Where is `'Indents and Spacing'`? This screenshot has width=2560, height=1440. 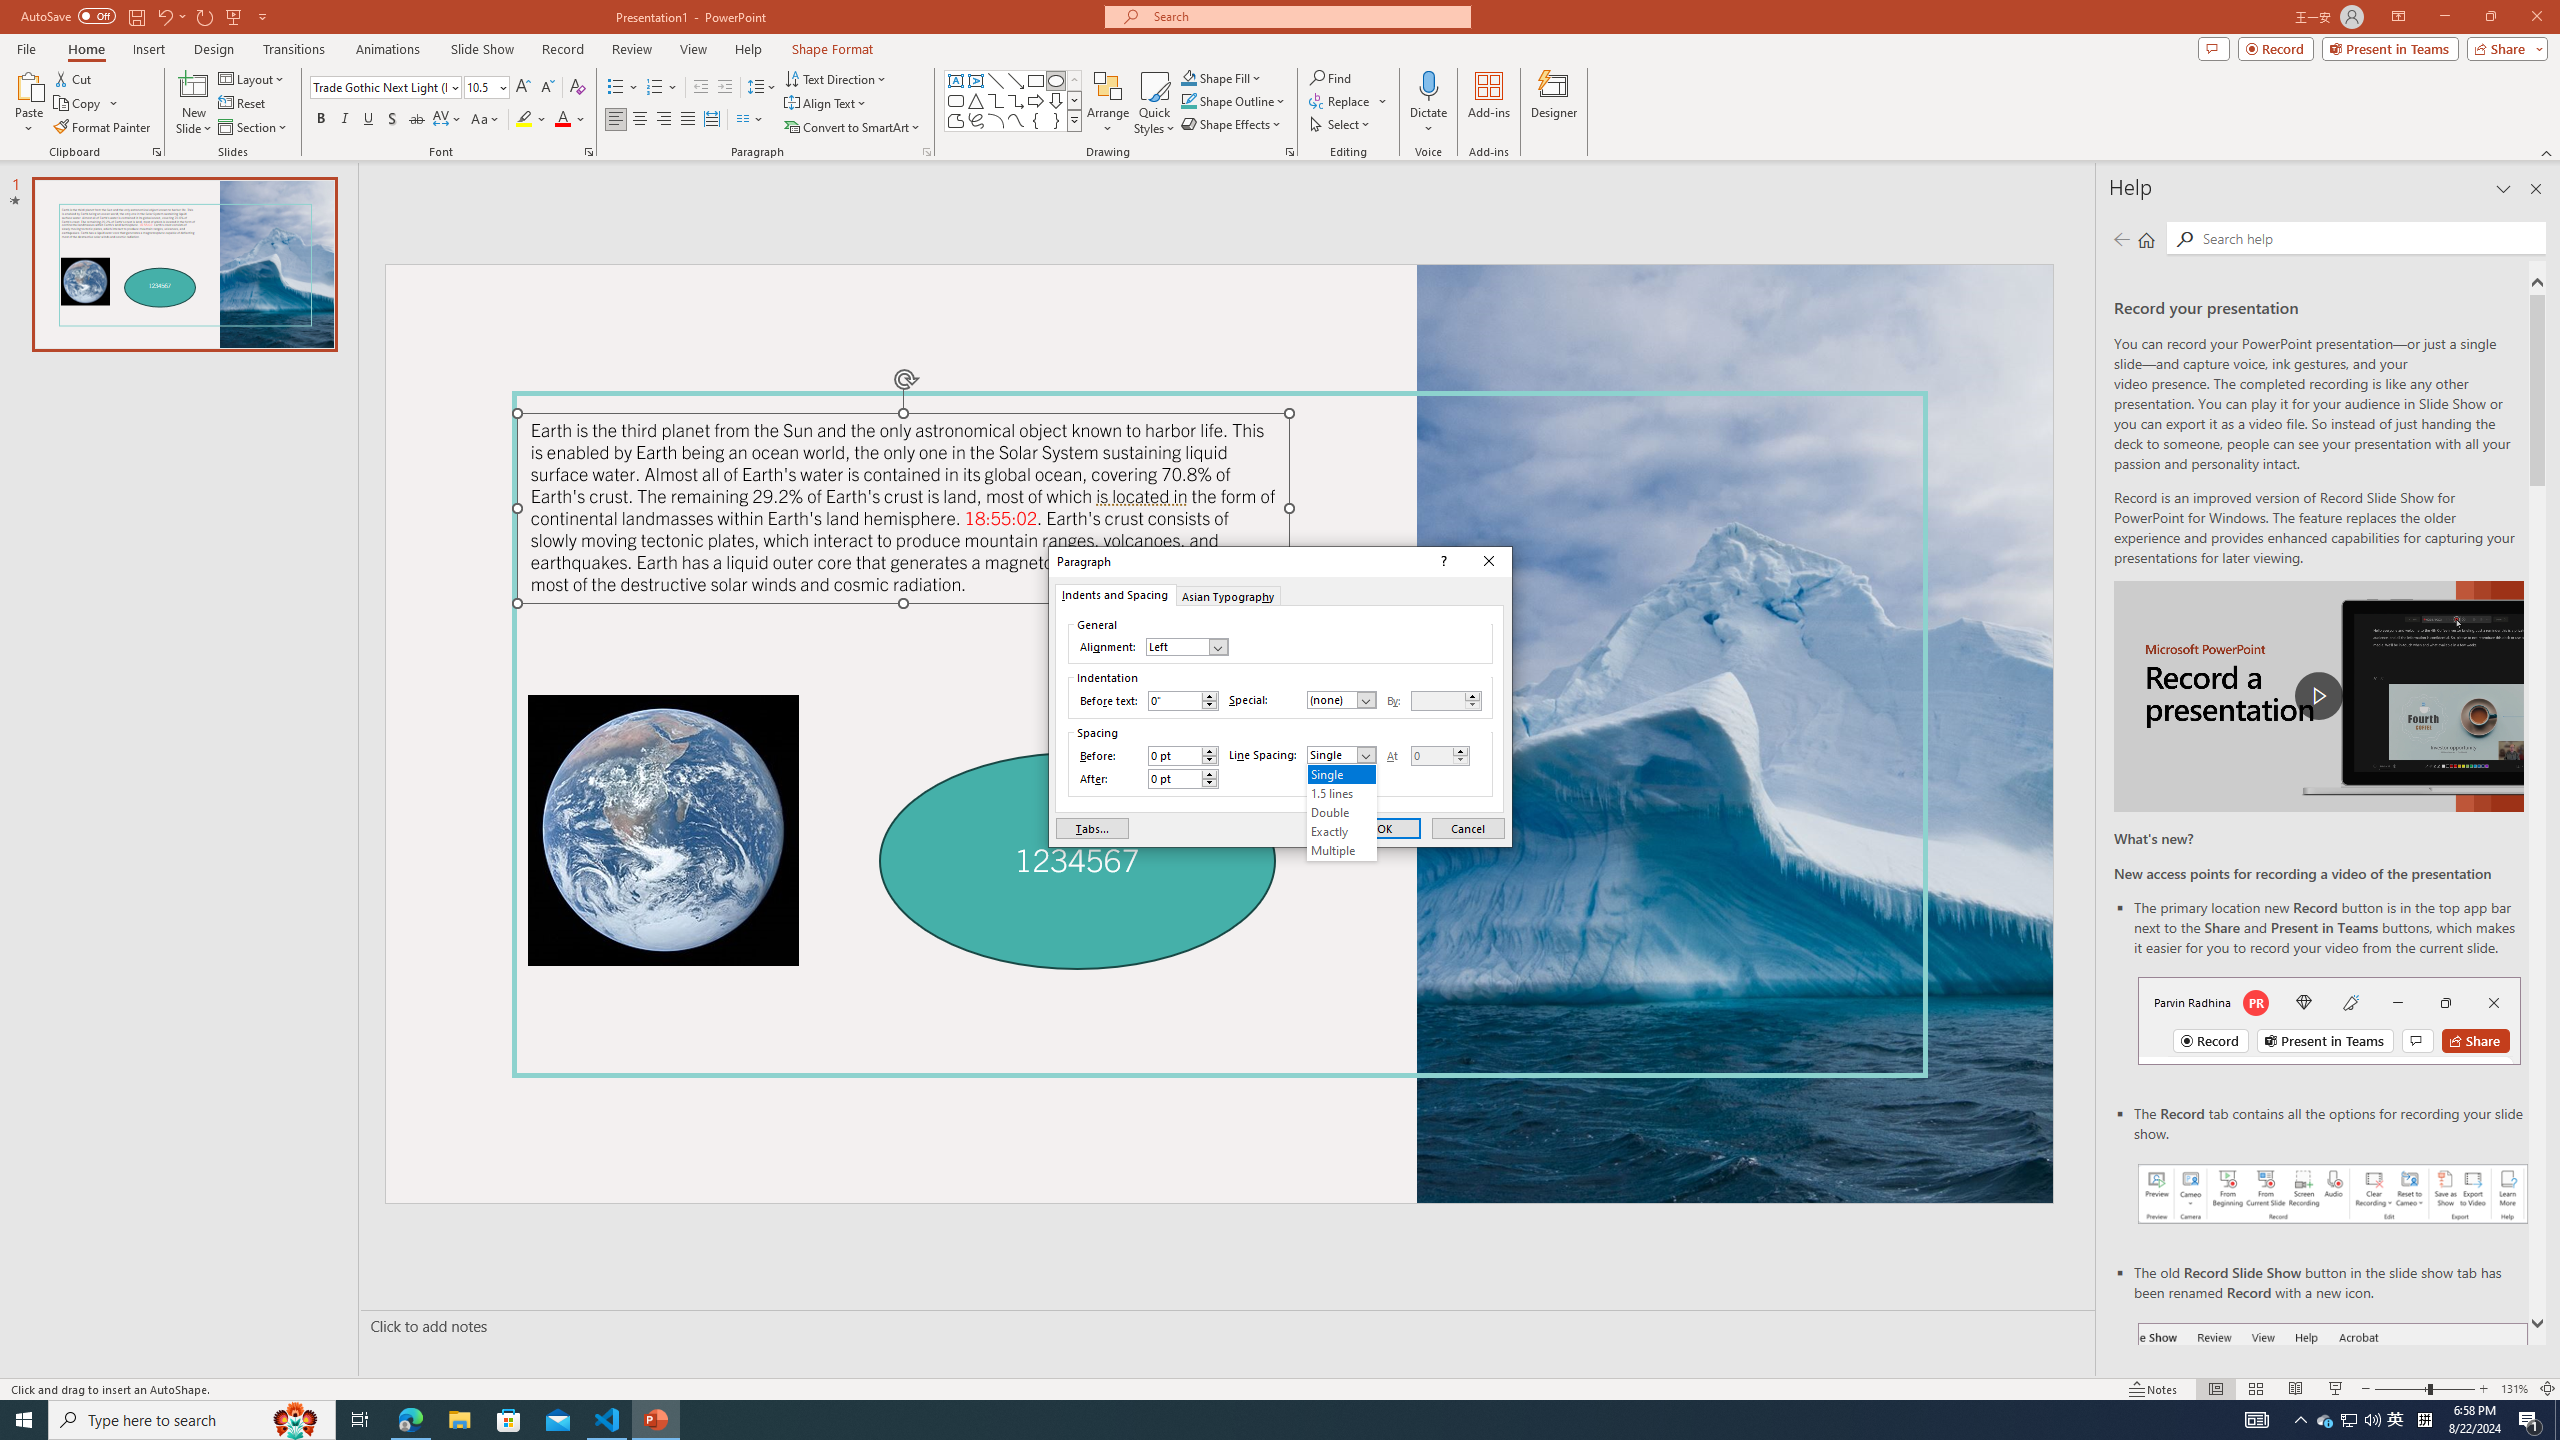 'Indents and Spacing' is located at coordinates (1113, 593).